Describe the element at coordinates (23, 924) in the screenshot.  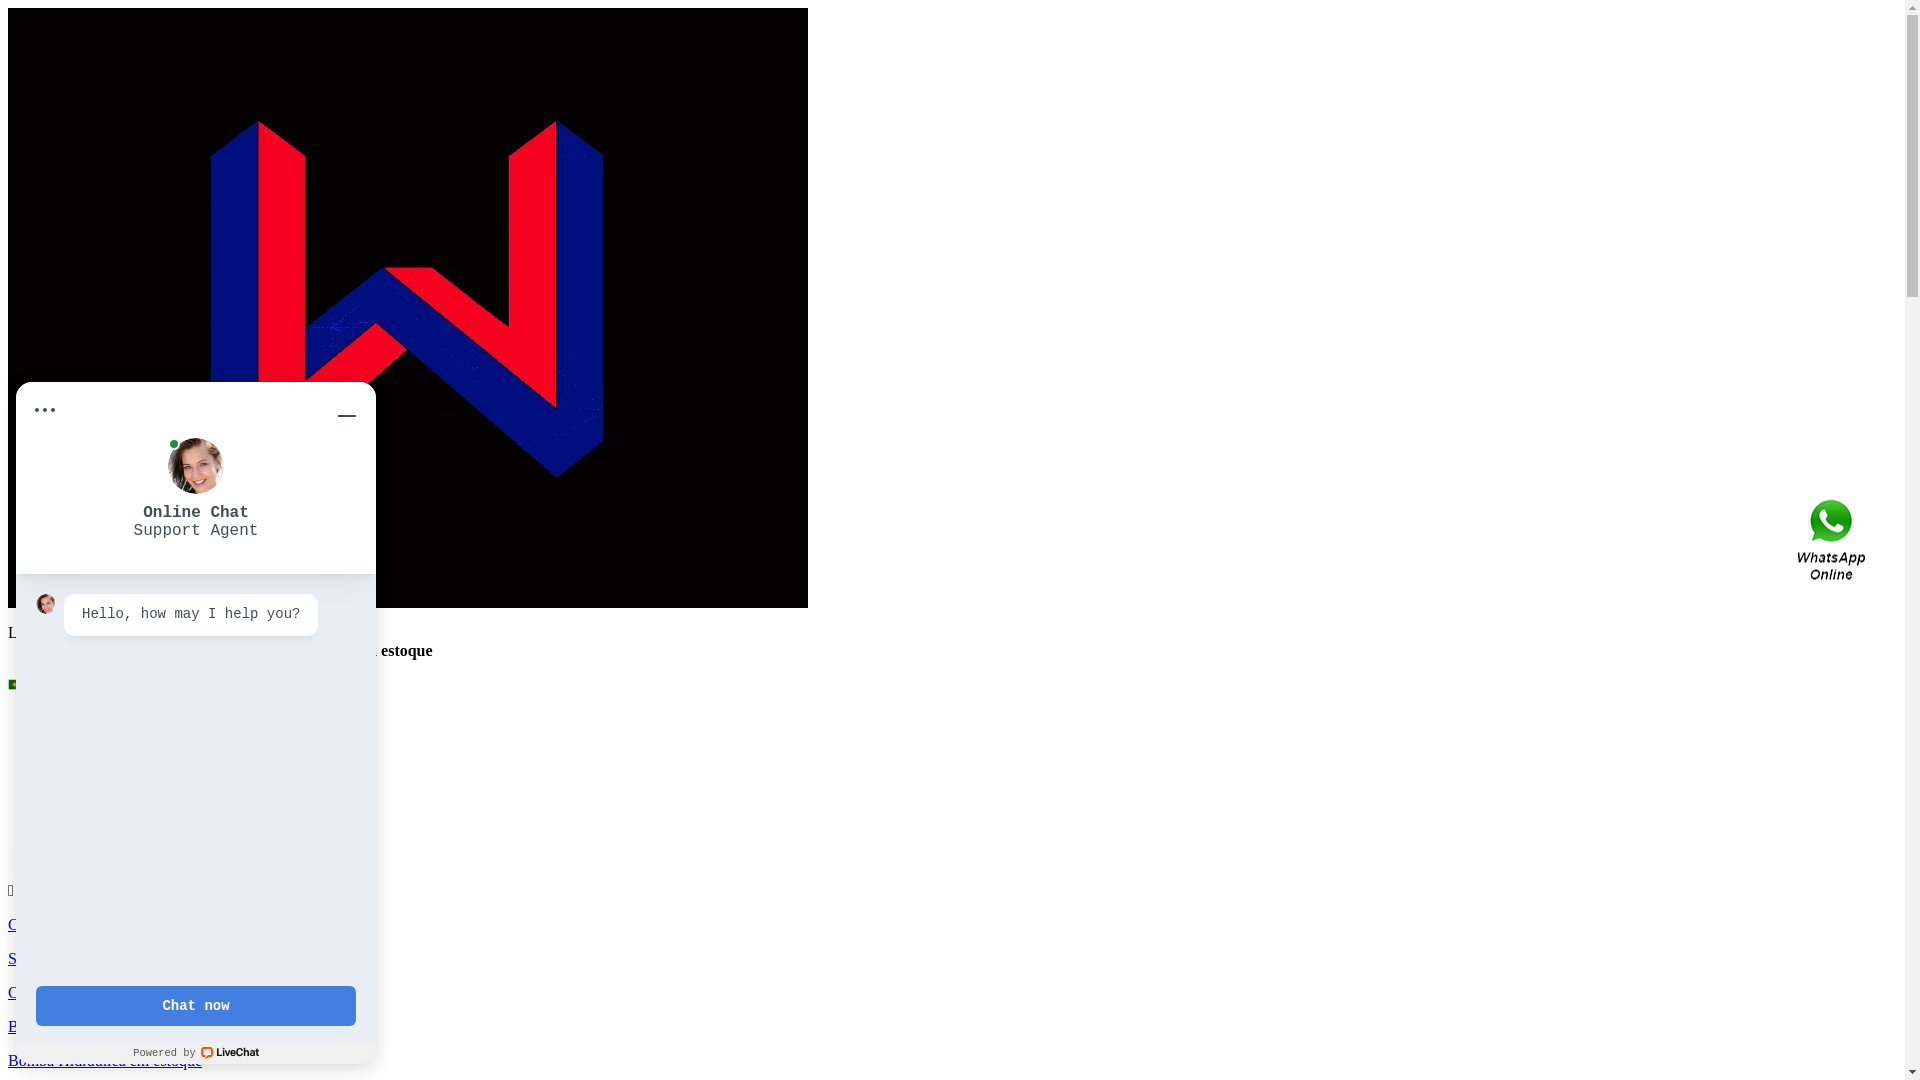
I see `'Casa'` at that location.